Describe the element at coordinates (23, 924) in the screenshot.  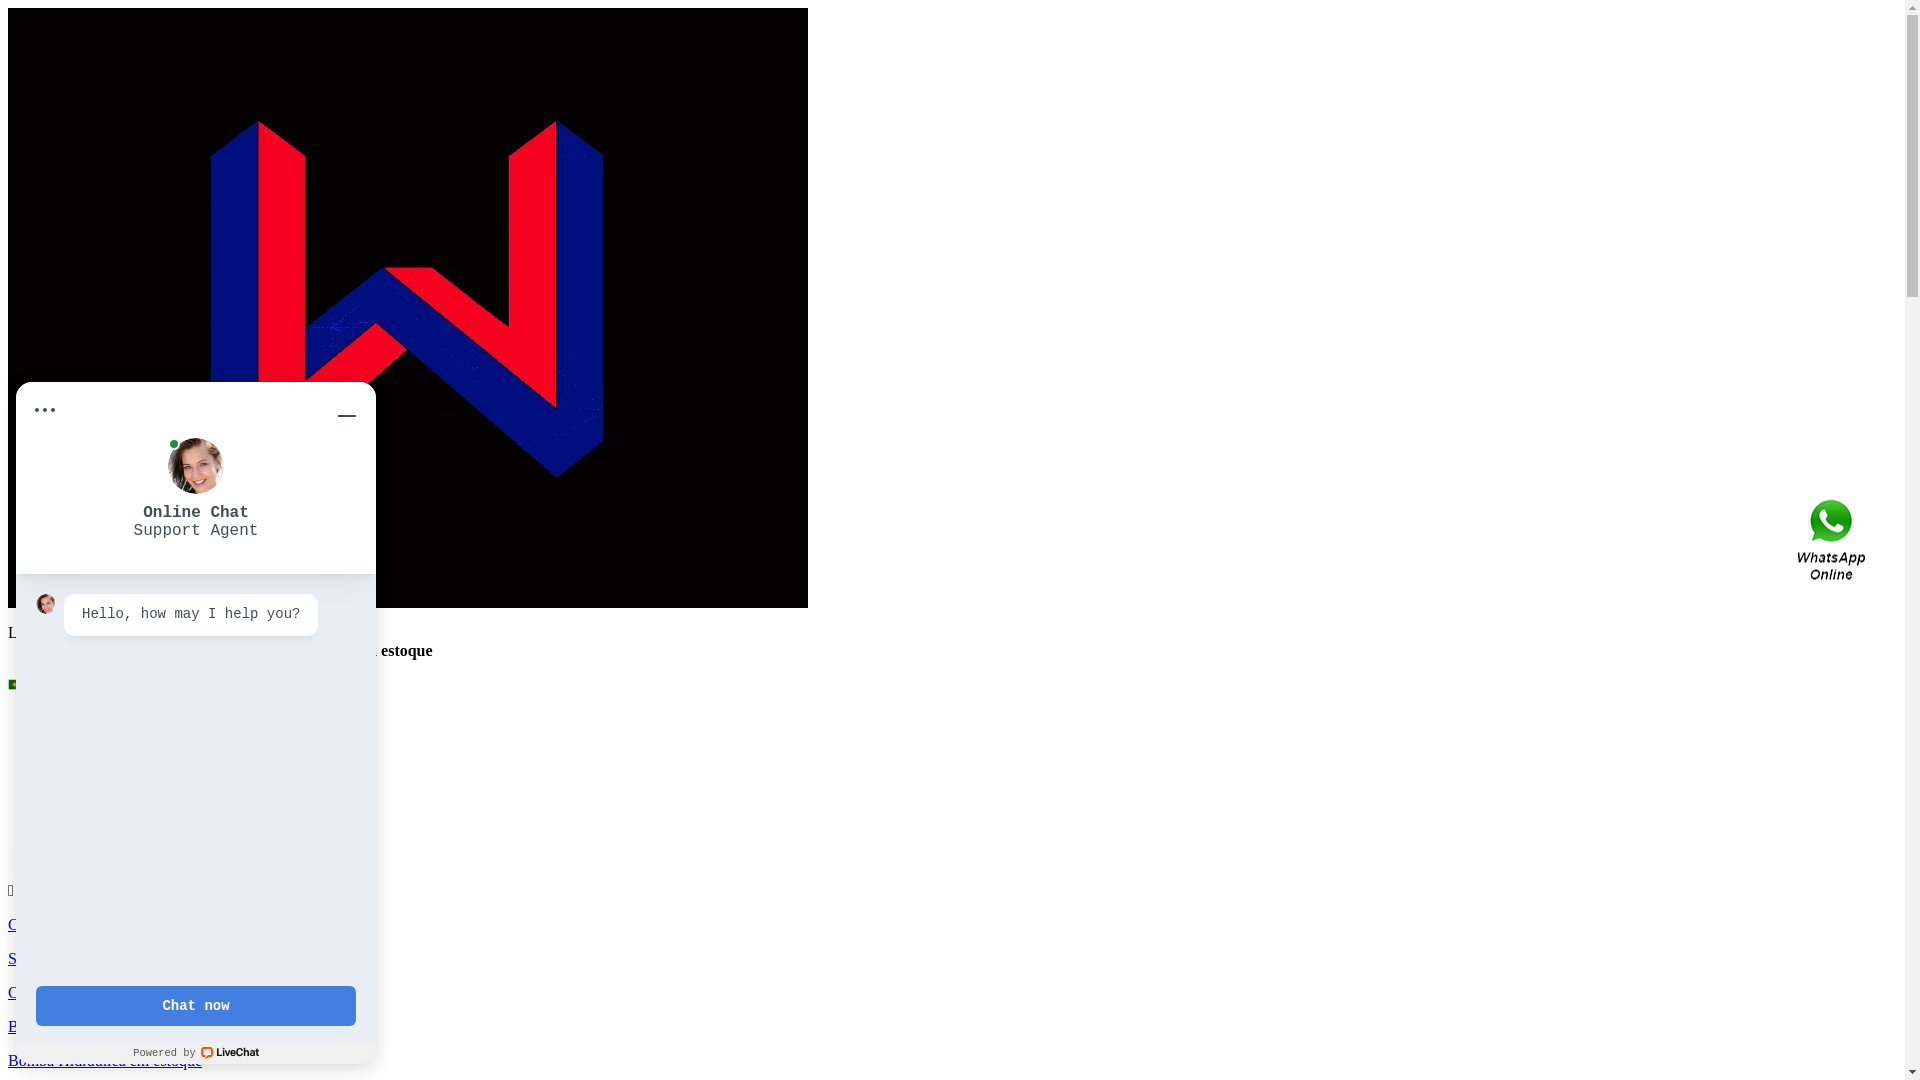
I see `'Casa'` at that location.